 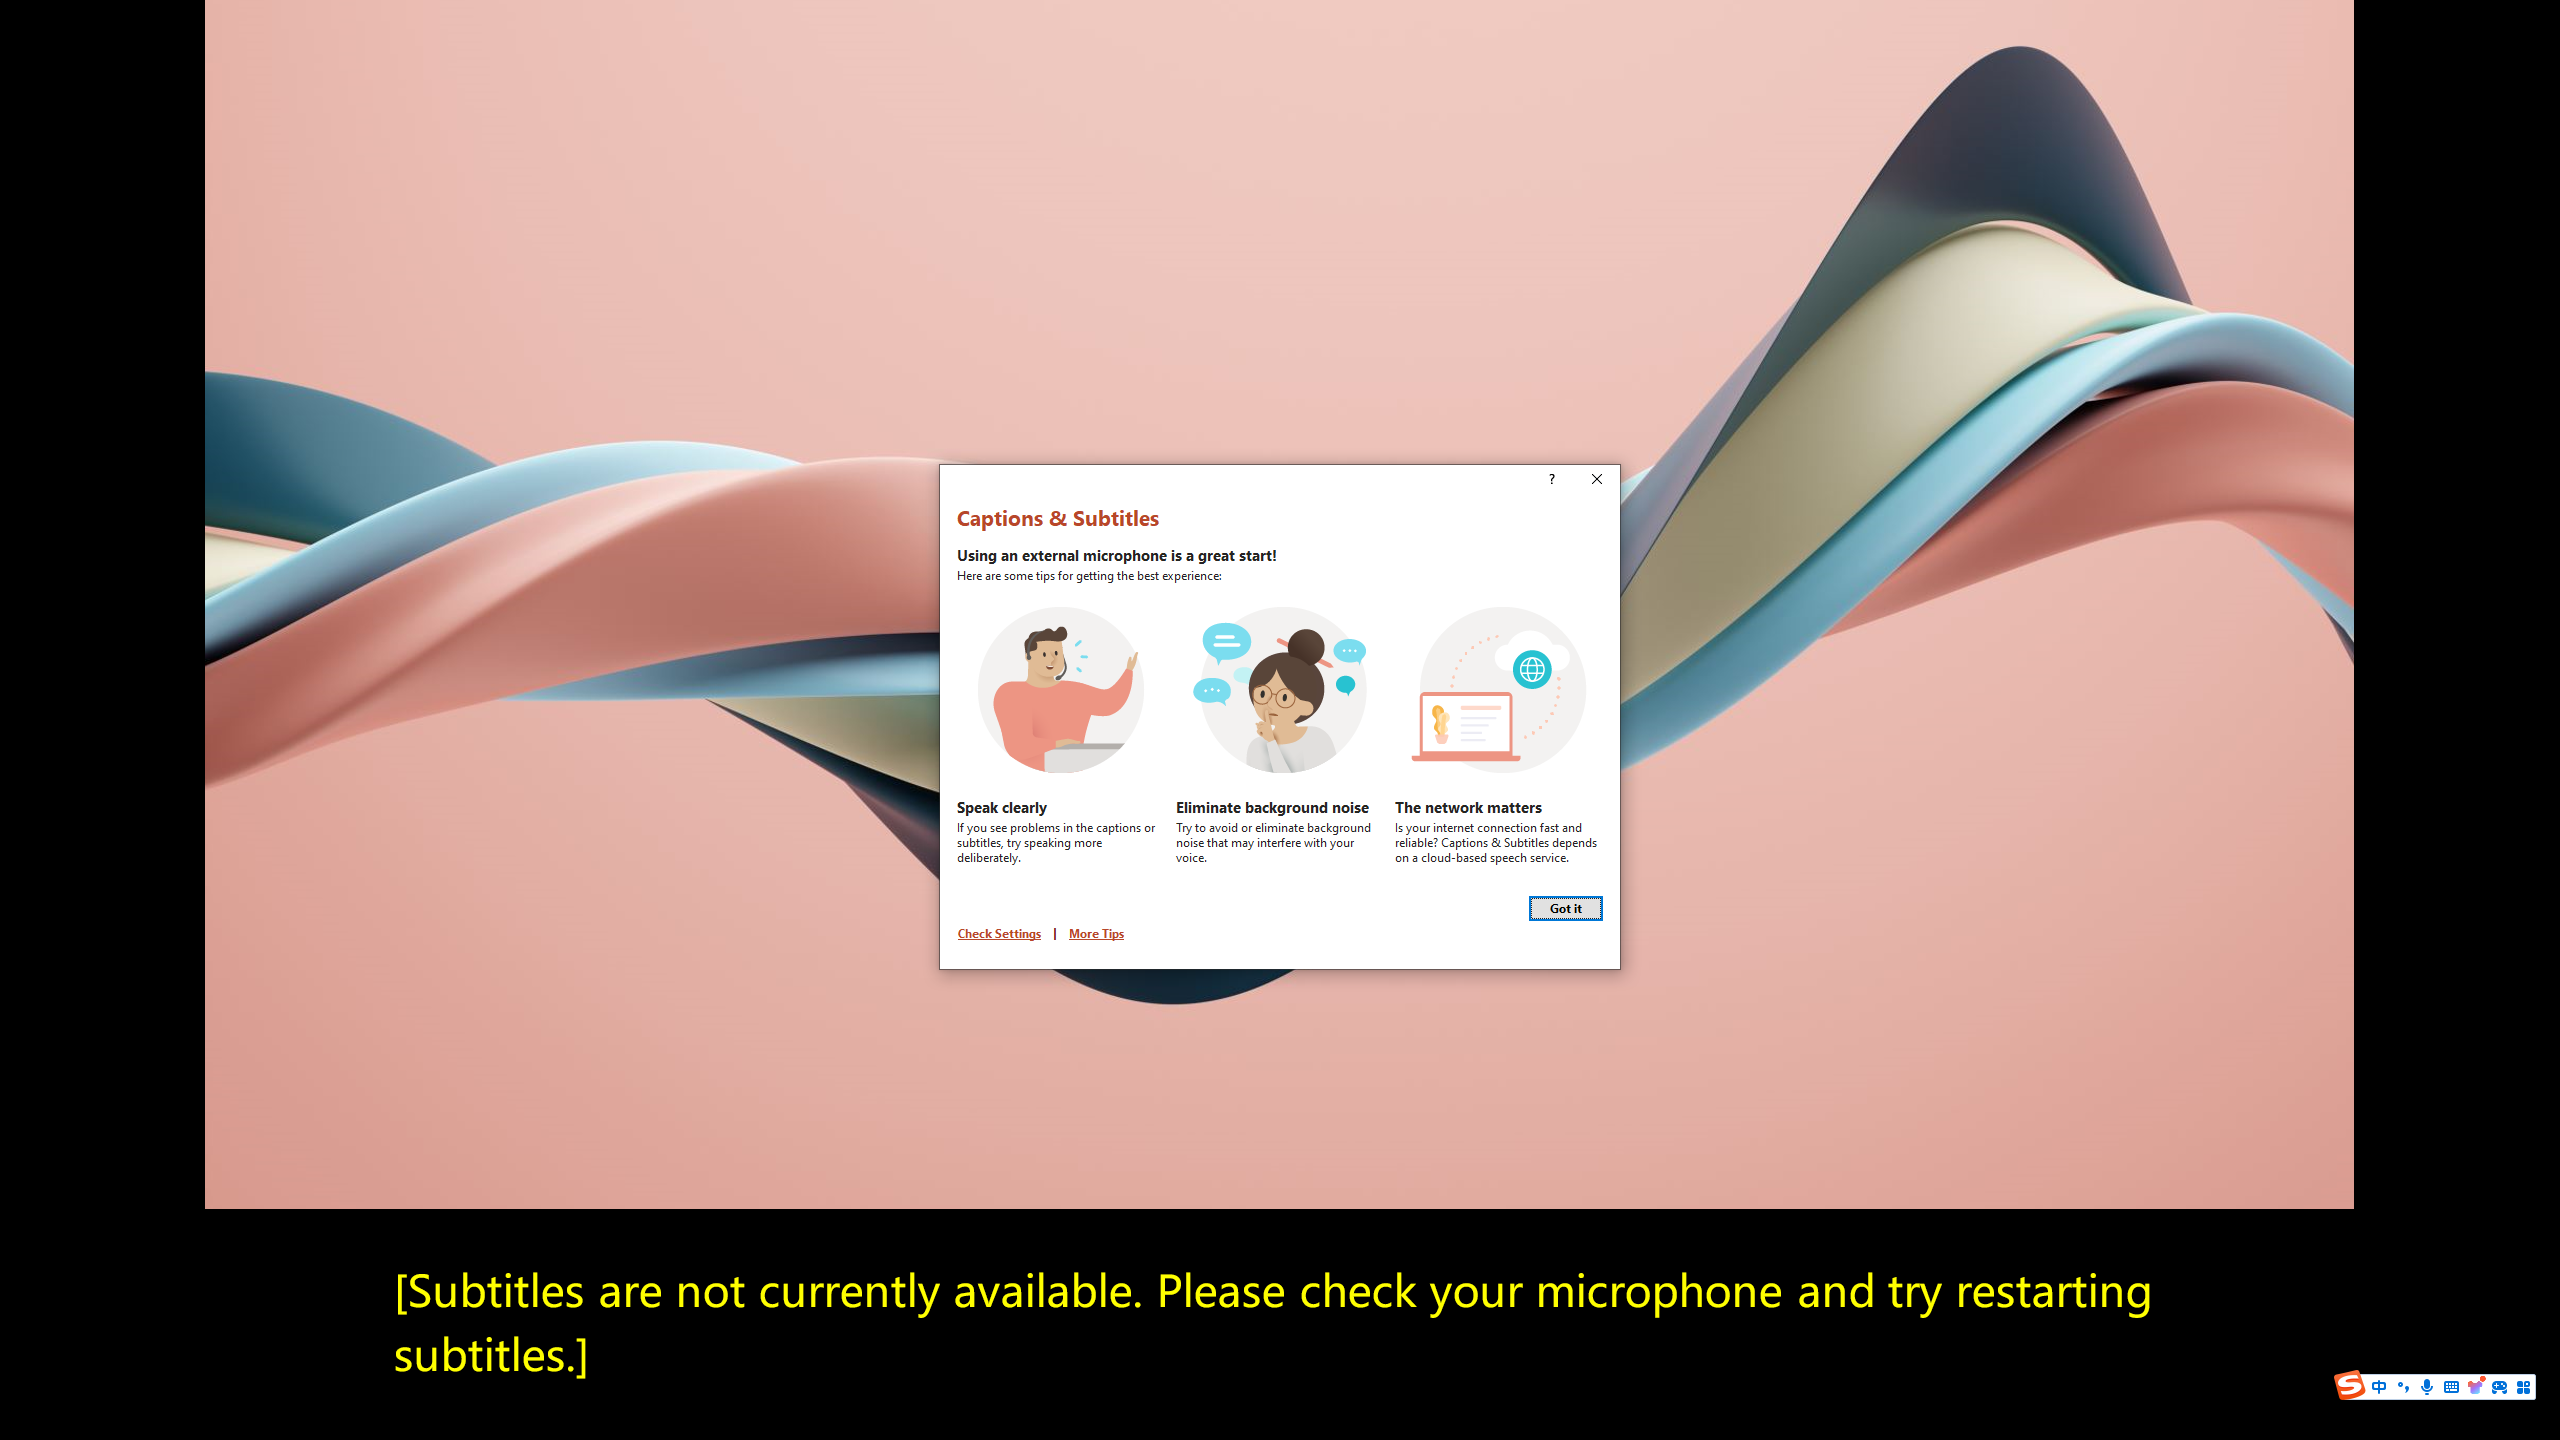 What do you see at coordinates (1096, 932) in the screenshot?
I see `'More Tips'` at bounding box center [1096, 932].